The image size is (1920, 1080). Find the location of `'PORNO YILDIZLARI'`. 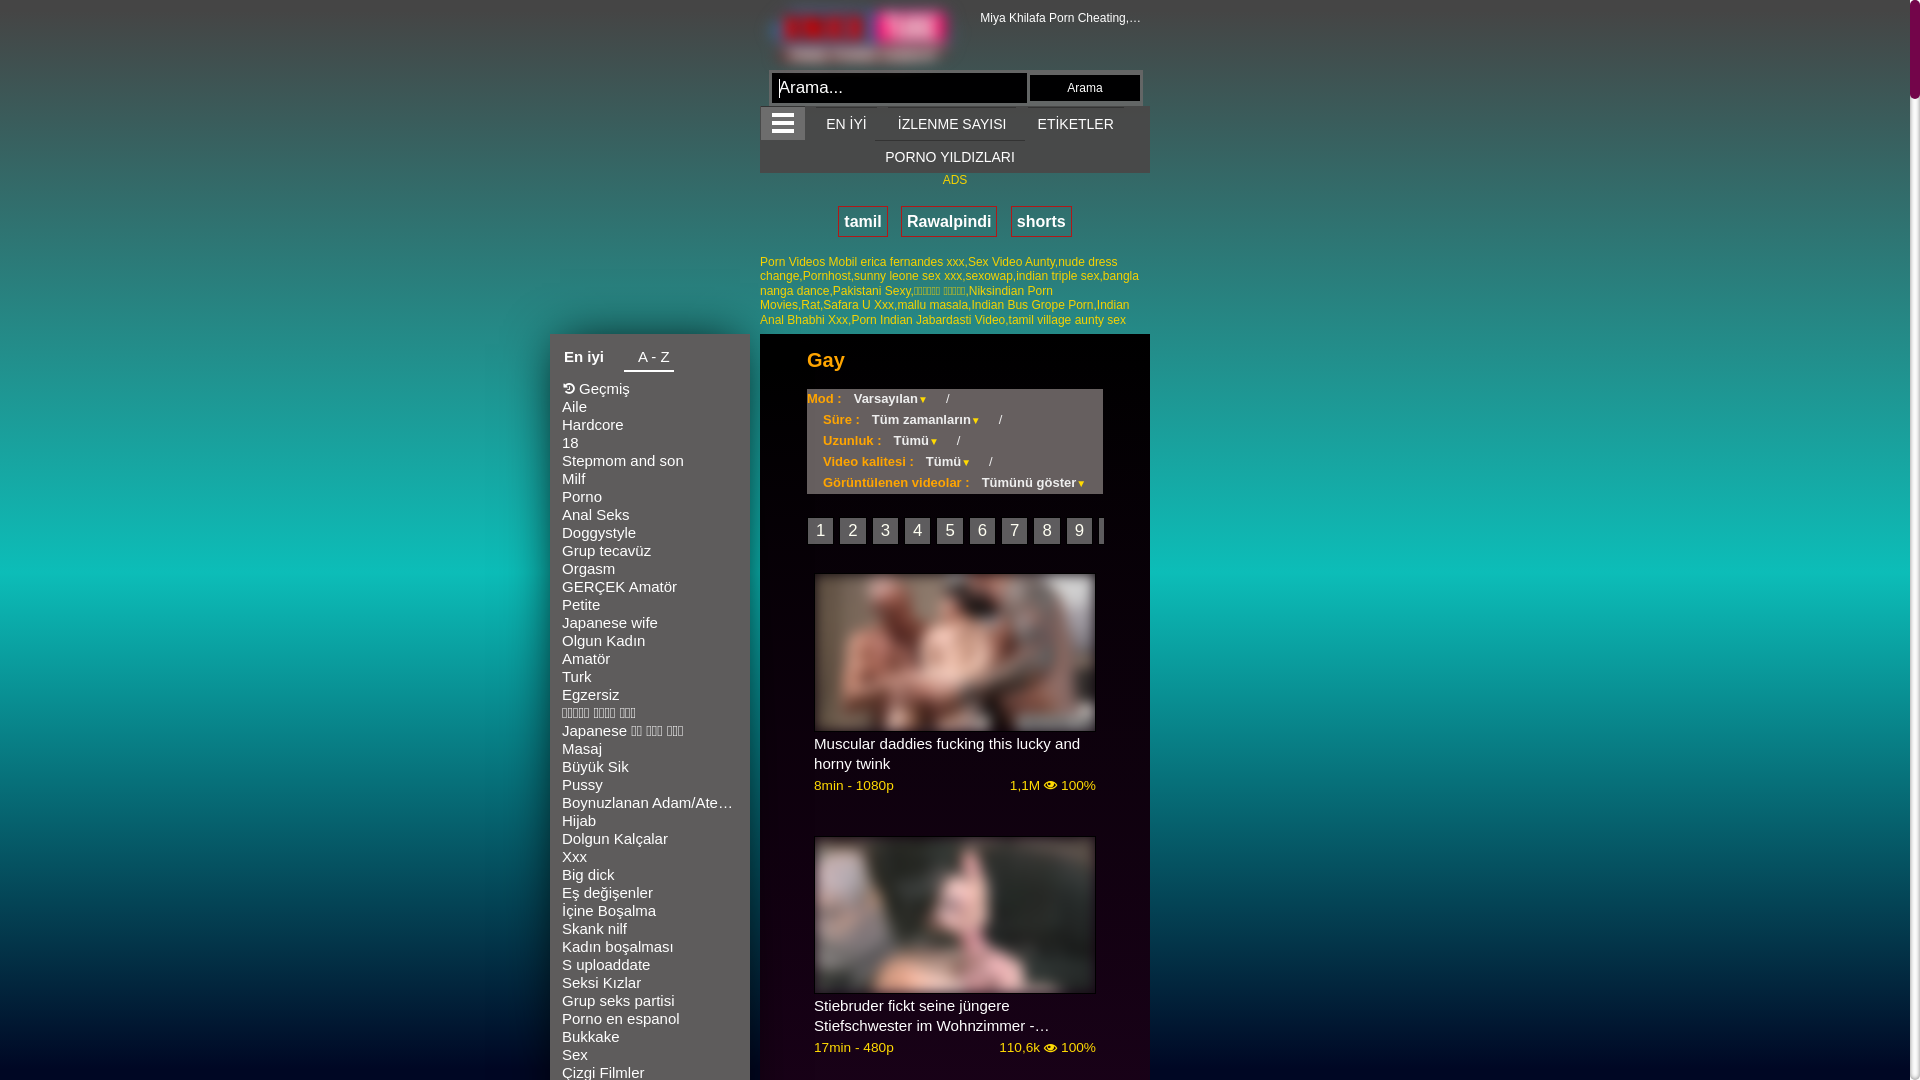

'PORNO YILDIZLARI' is located at coordinates (874, 155).